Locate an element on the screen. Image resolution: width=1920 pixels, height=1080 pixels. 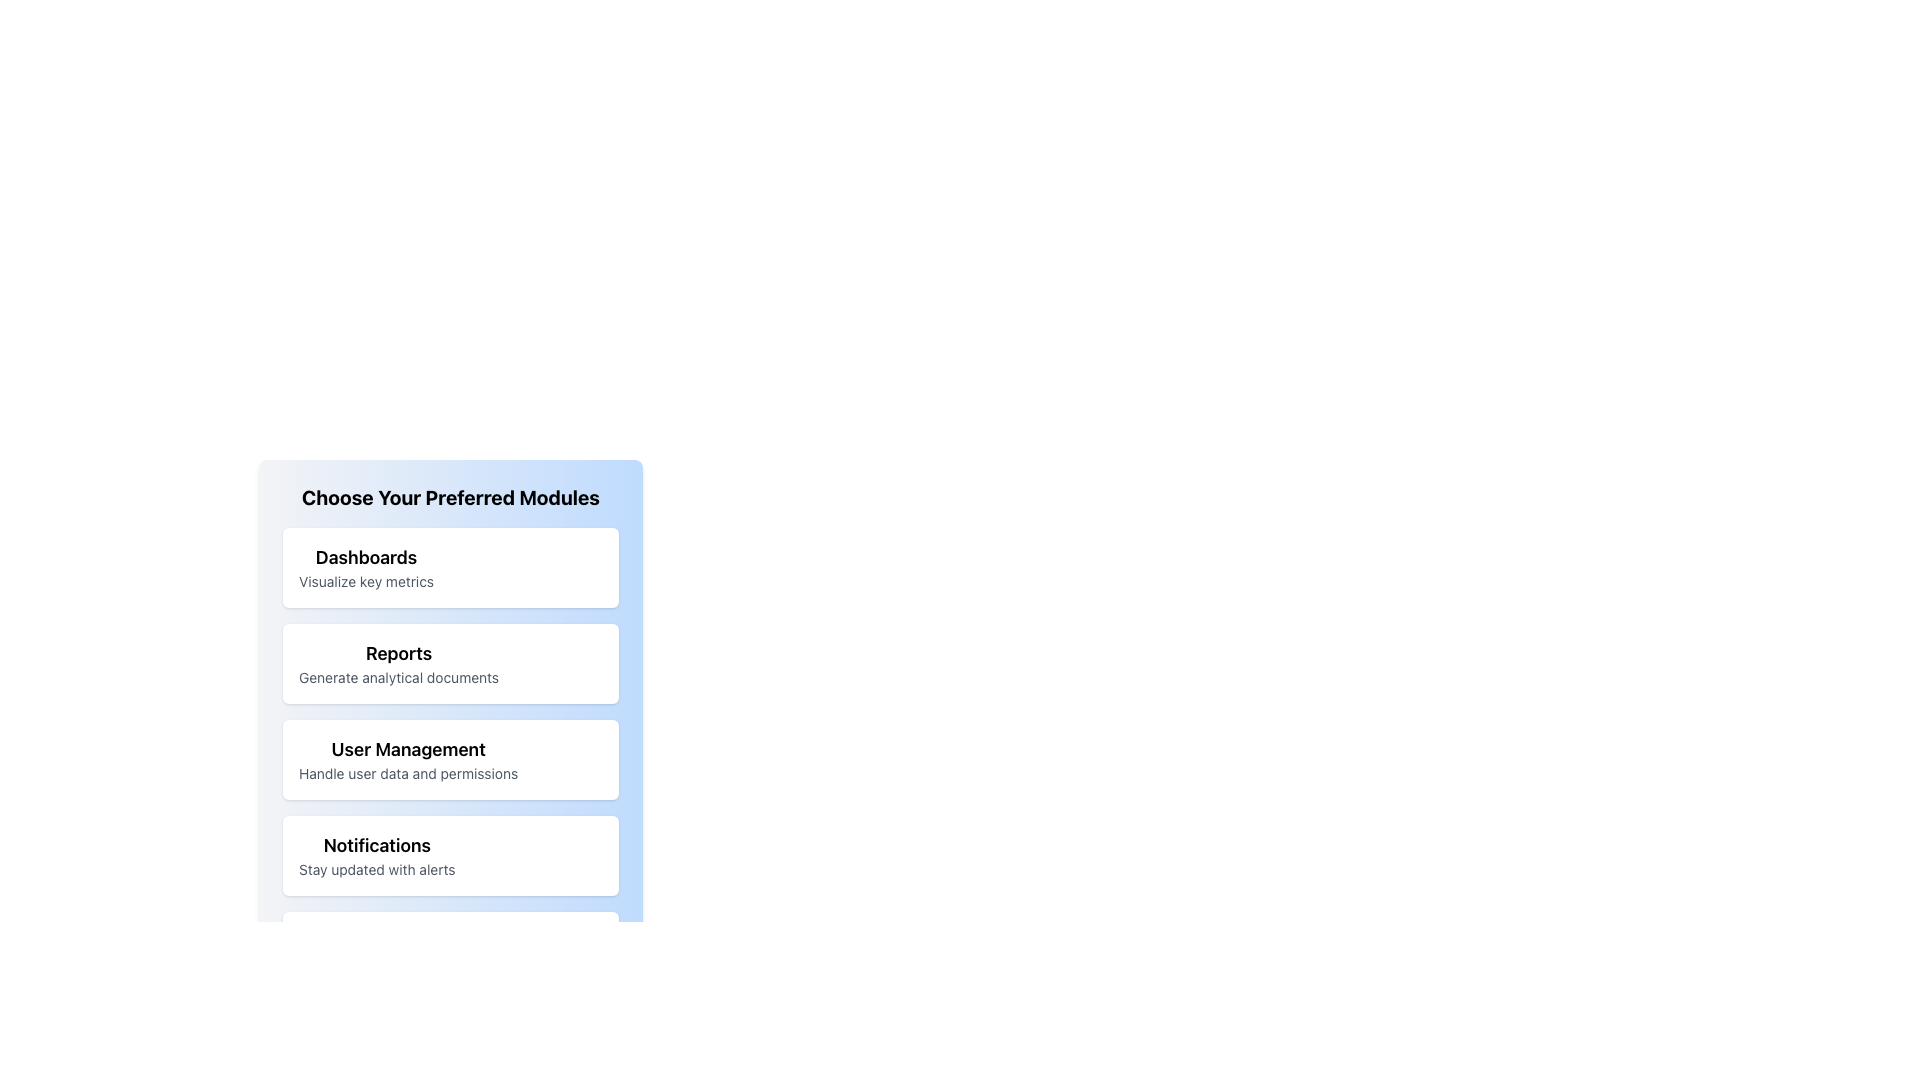
the 'User Management' module, which is the third item in the vertically stacked list within the 'Choose Your Preferred Modules' card, located below 'Reports' and above 'Notifications' is located at coordinates (450, 759).